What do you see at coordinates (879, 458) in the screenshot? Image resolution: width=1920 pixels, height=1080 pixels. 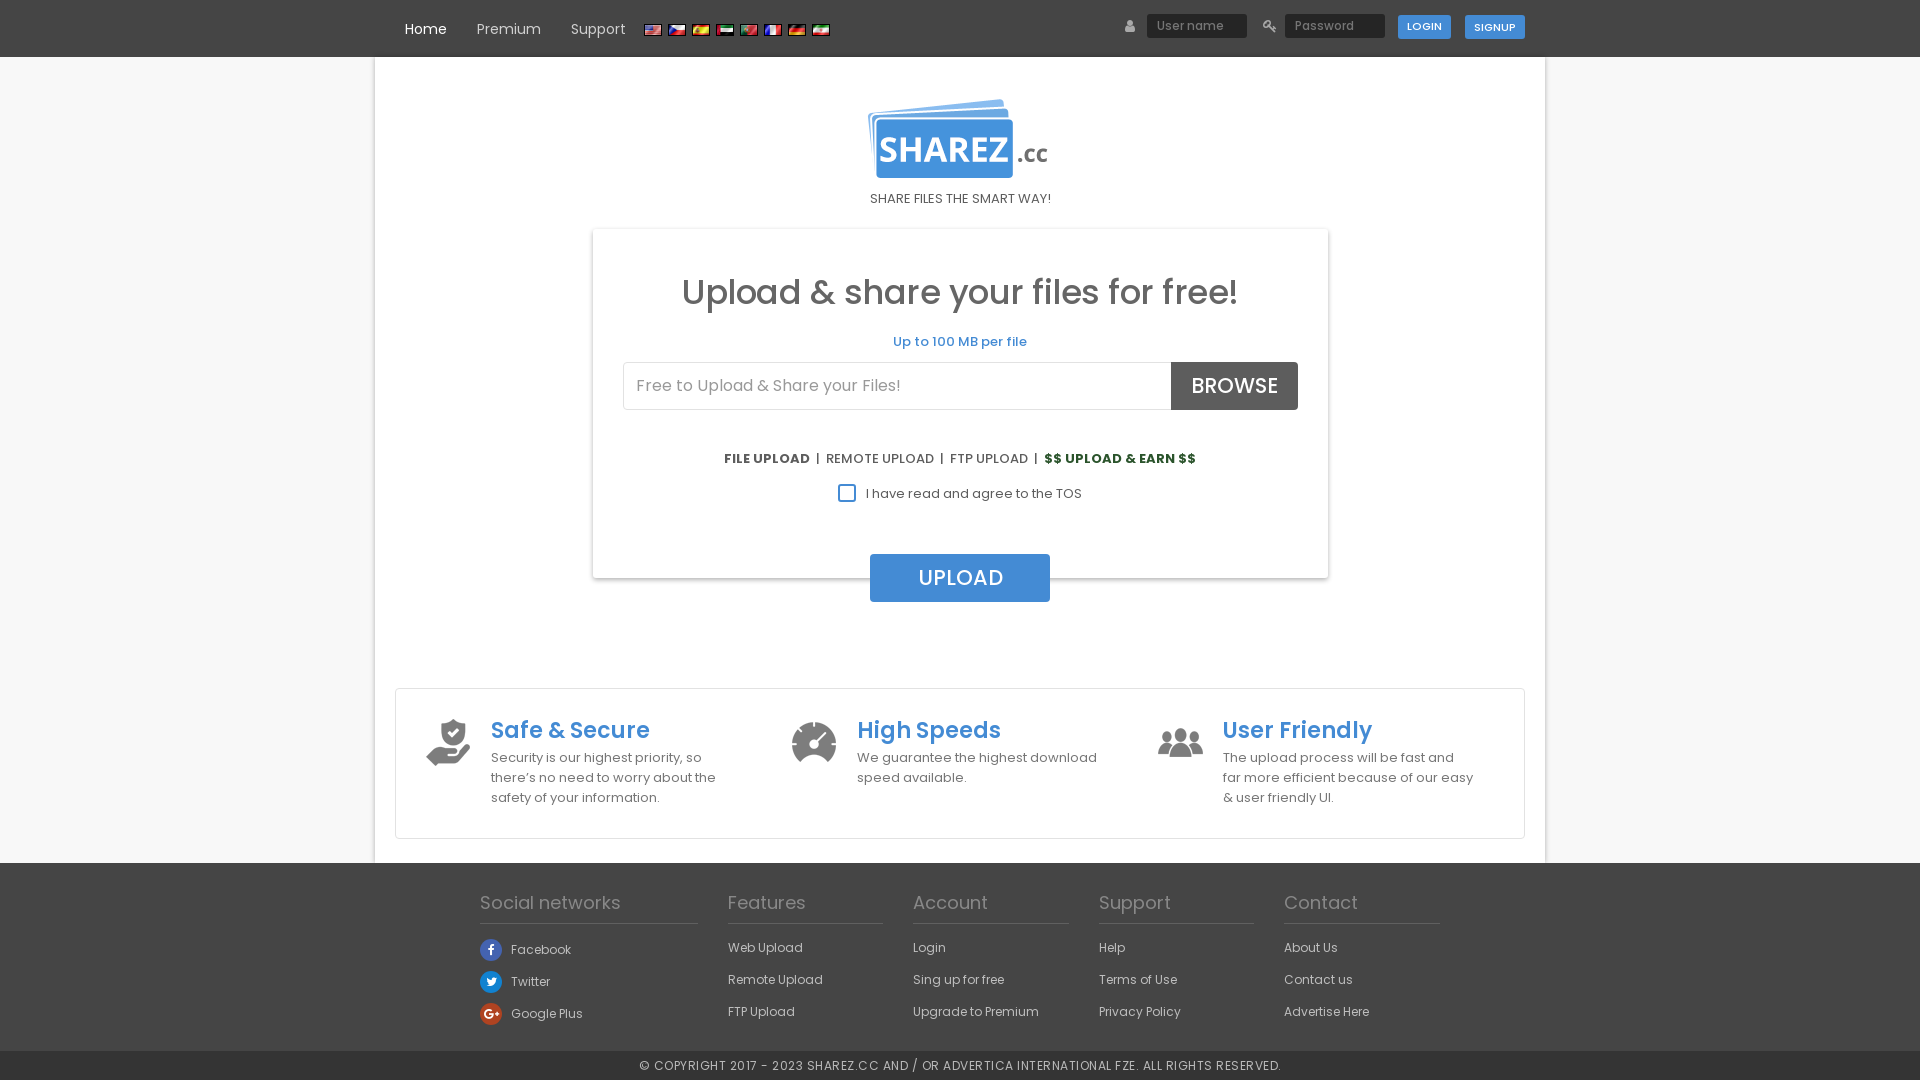 I see `'REMOTE UPLOAD'` at bounding box center [879, 458].